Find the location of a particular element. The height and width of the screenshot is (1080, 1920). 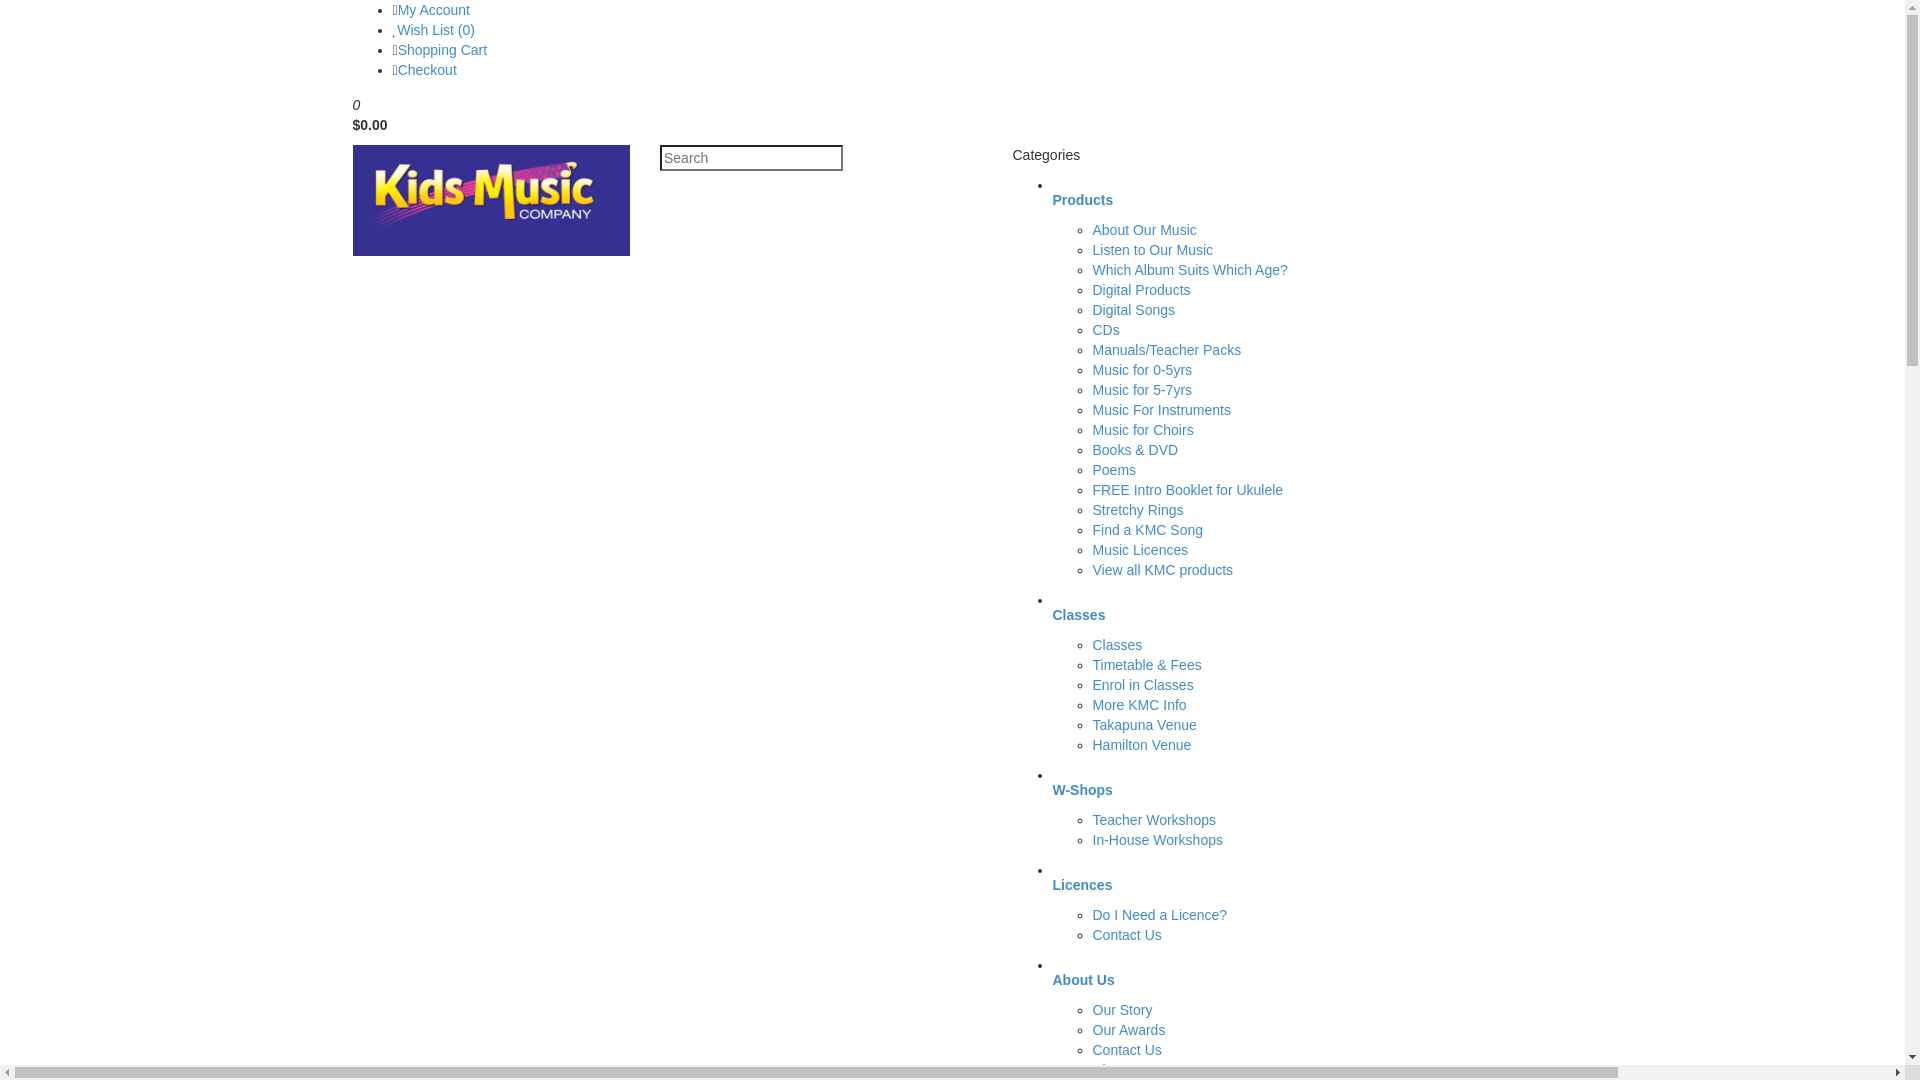

'Enrol in Classes' is located at coordinates (1090, 684).